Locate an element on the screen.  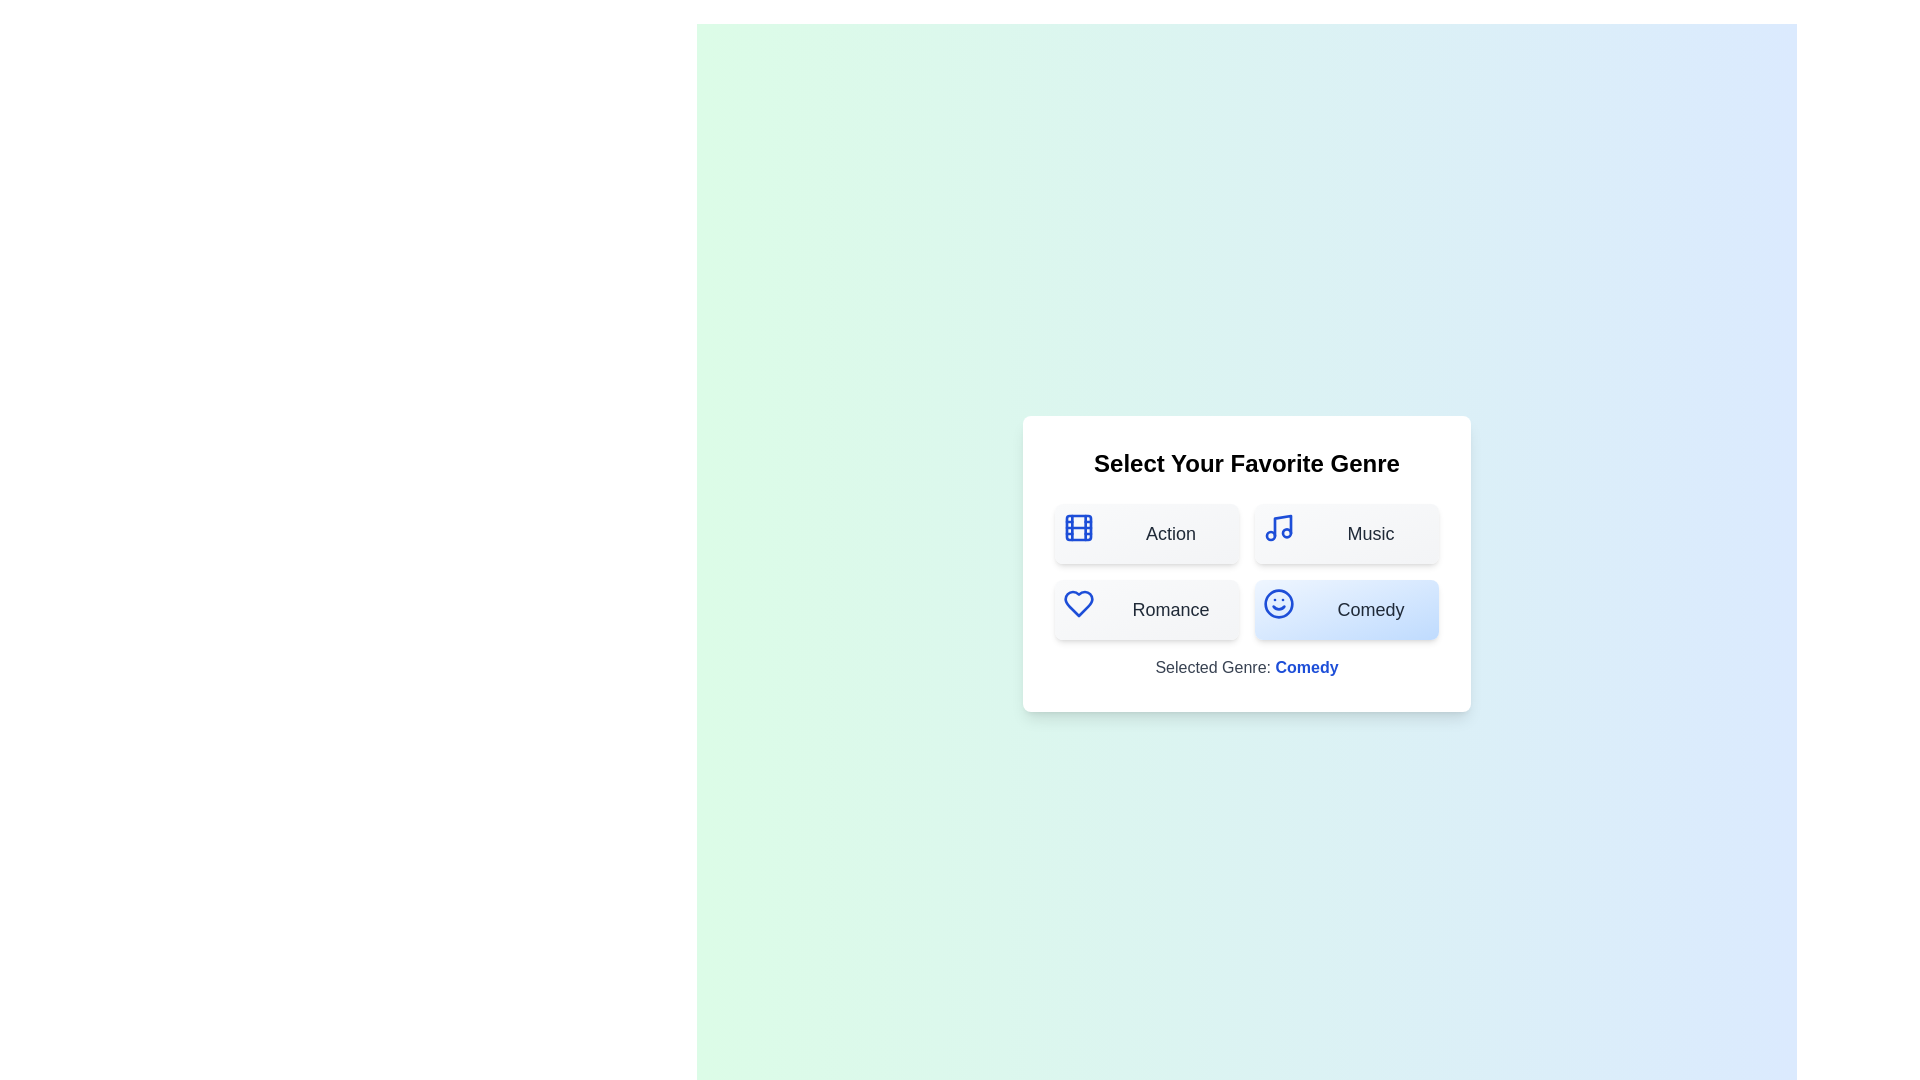
the 'Comedy' genre button located in the bottom-right position of the genre grid is located at coordinates (1347, 608).